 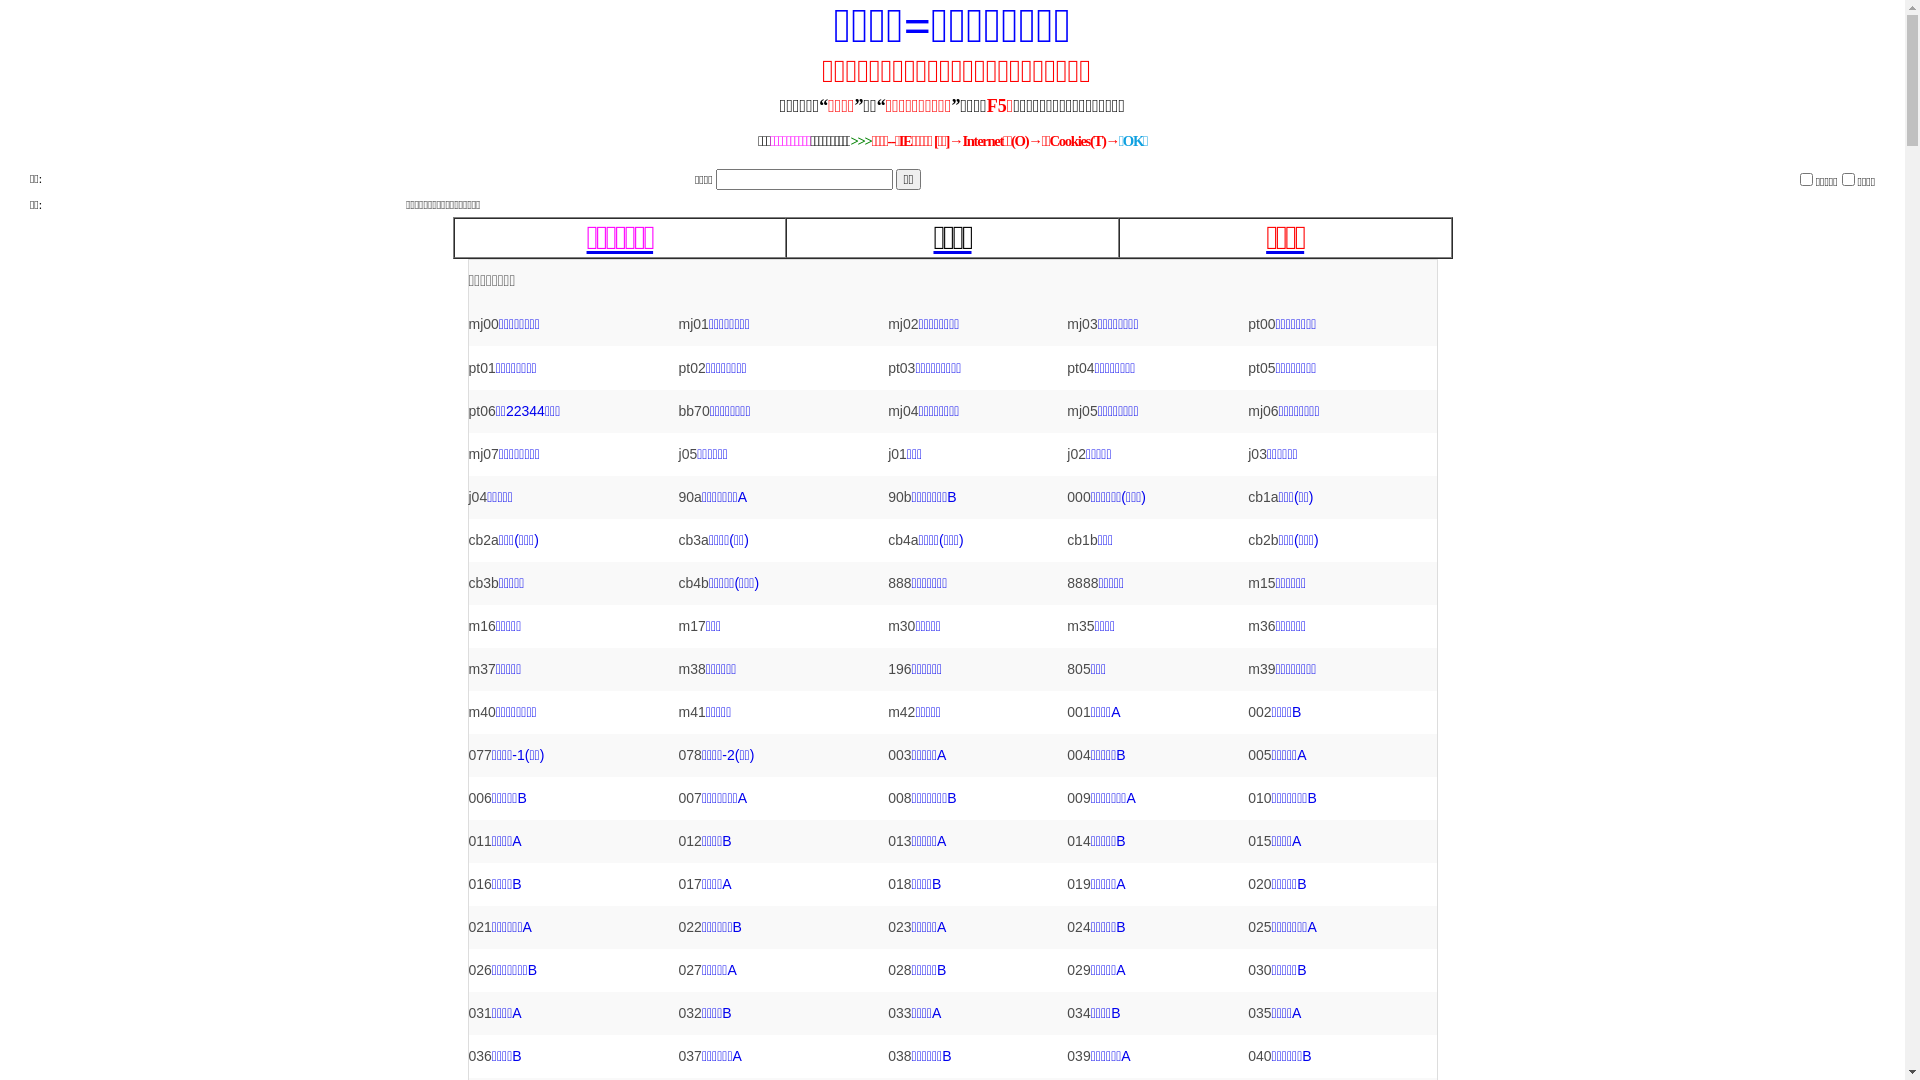 I want to click on 'm38', so click(x=678, y=668).